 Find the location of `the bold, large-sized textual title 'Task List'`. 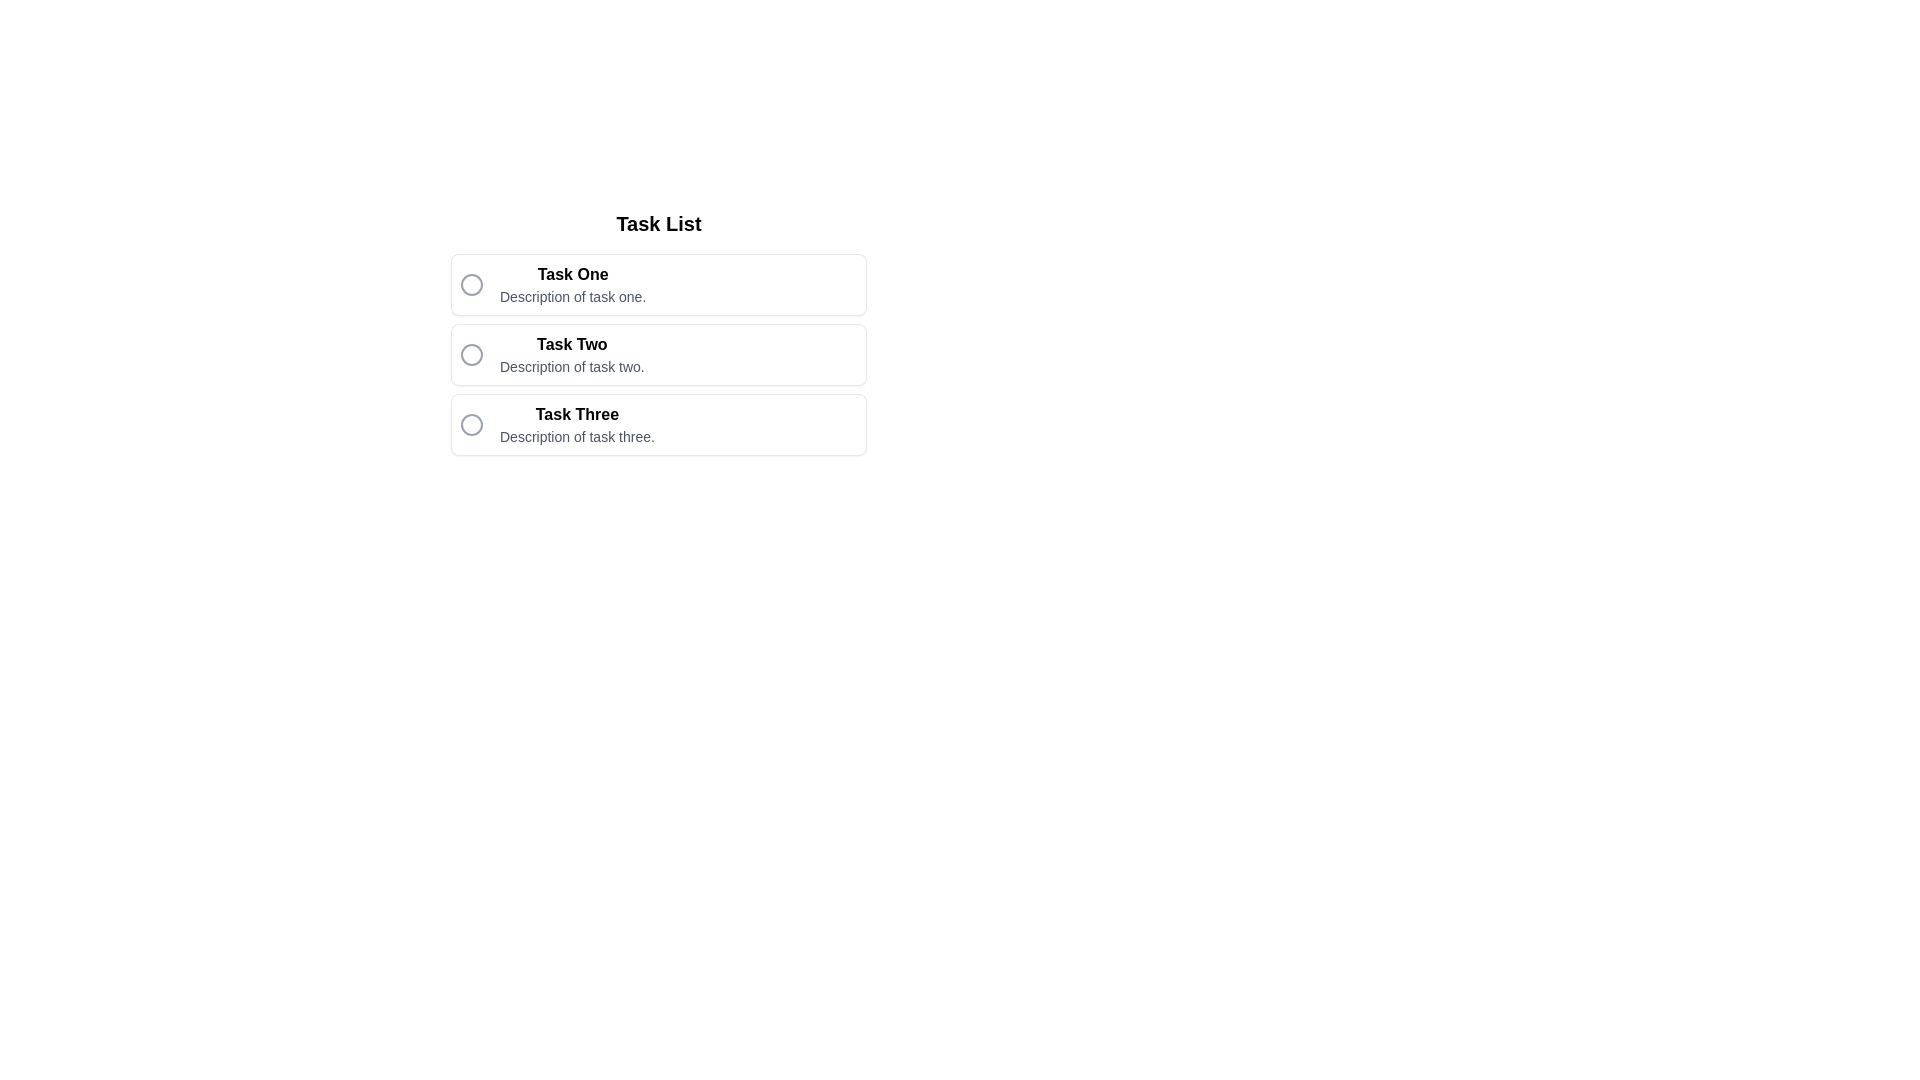

the bold, large-sized textual title 'Task List' is located at coordinates (658, 223).